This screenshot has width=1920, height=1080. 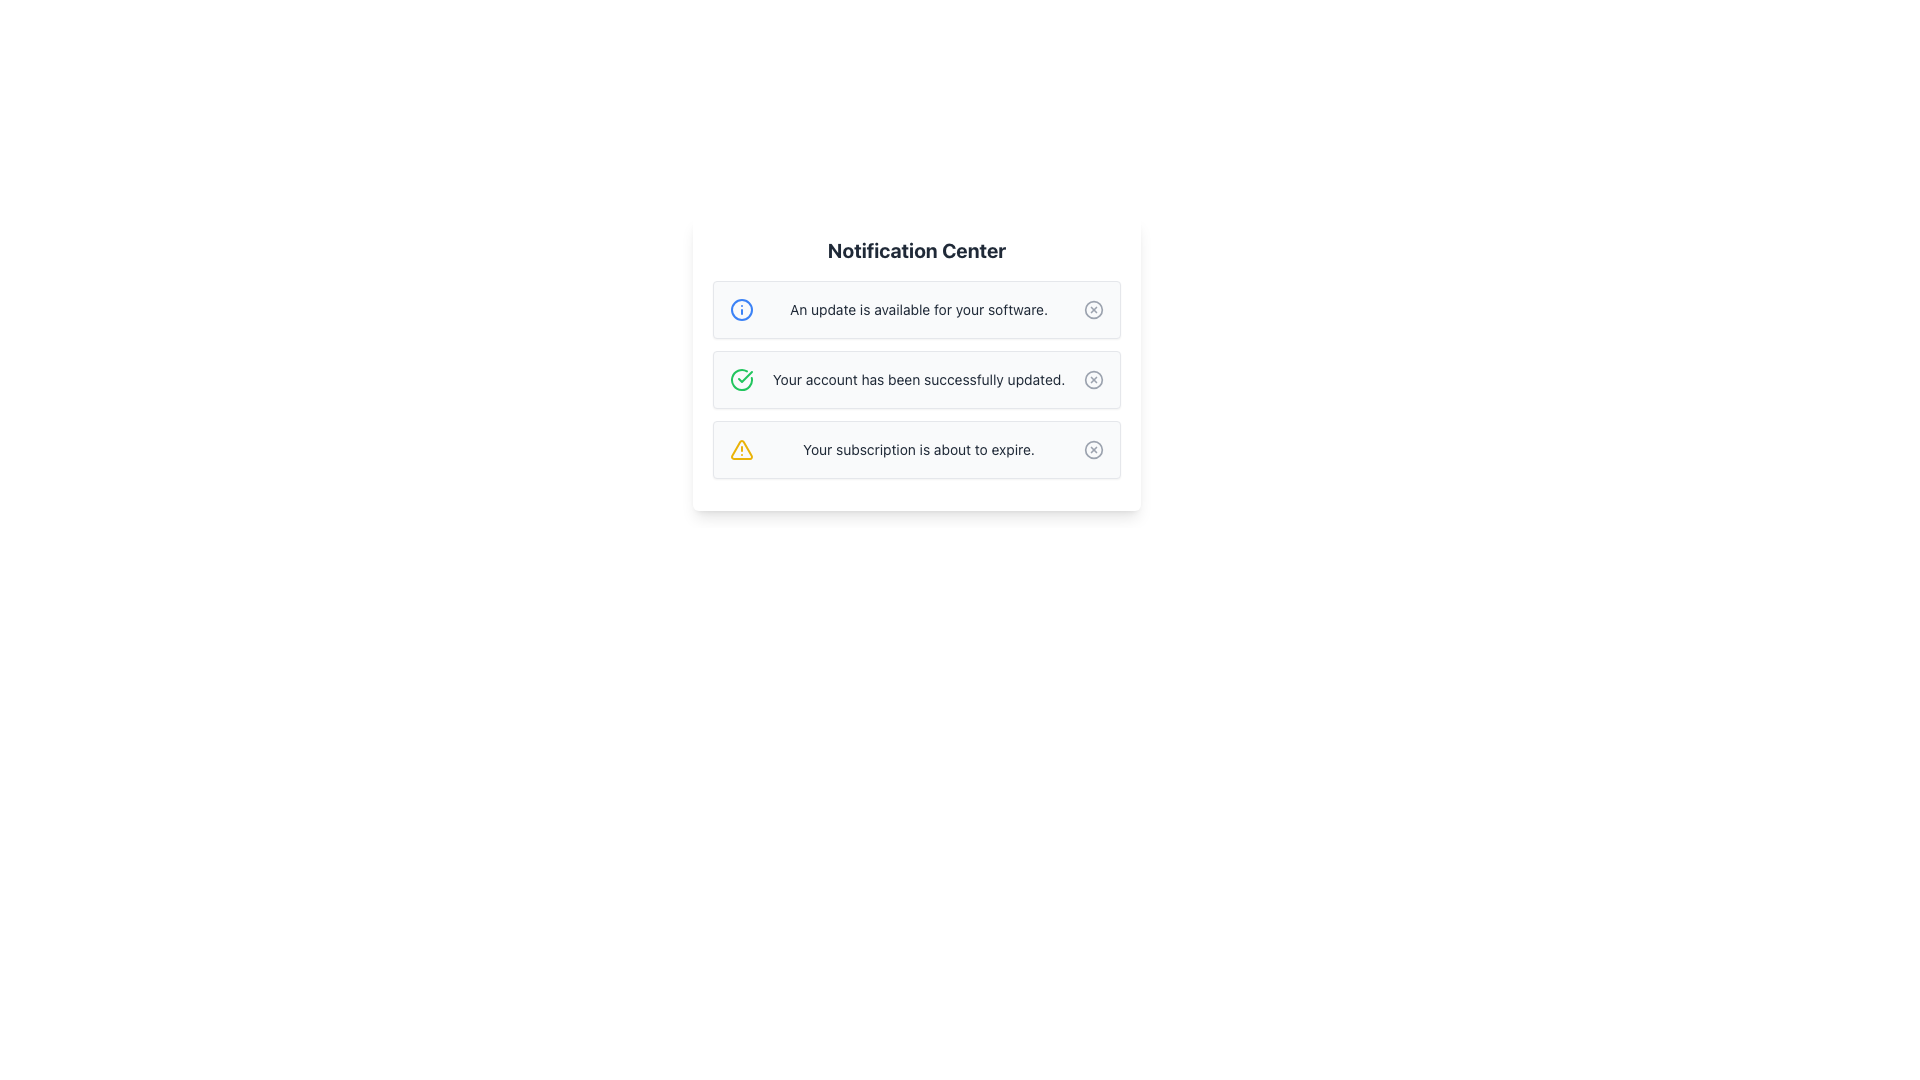 I want to click on message content of the Notification card that informs the user of a successful account update, which is the second notification in the 'Notification Center' modal, so click(x=915, y=380).